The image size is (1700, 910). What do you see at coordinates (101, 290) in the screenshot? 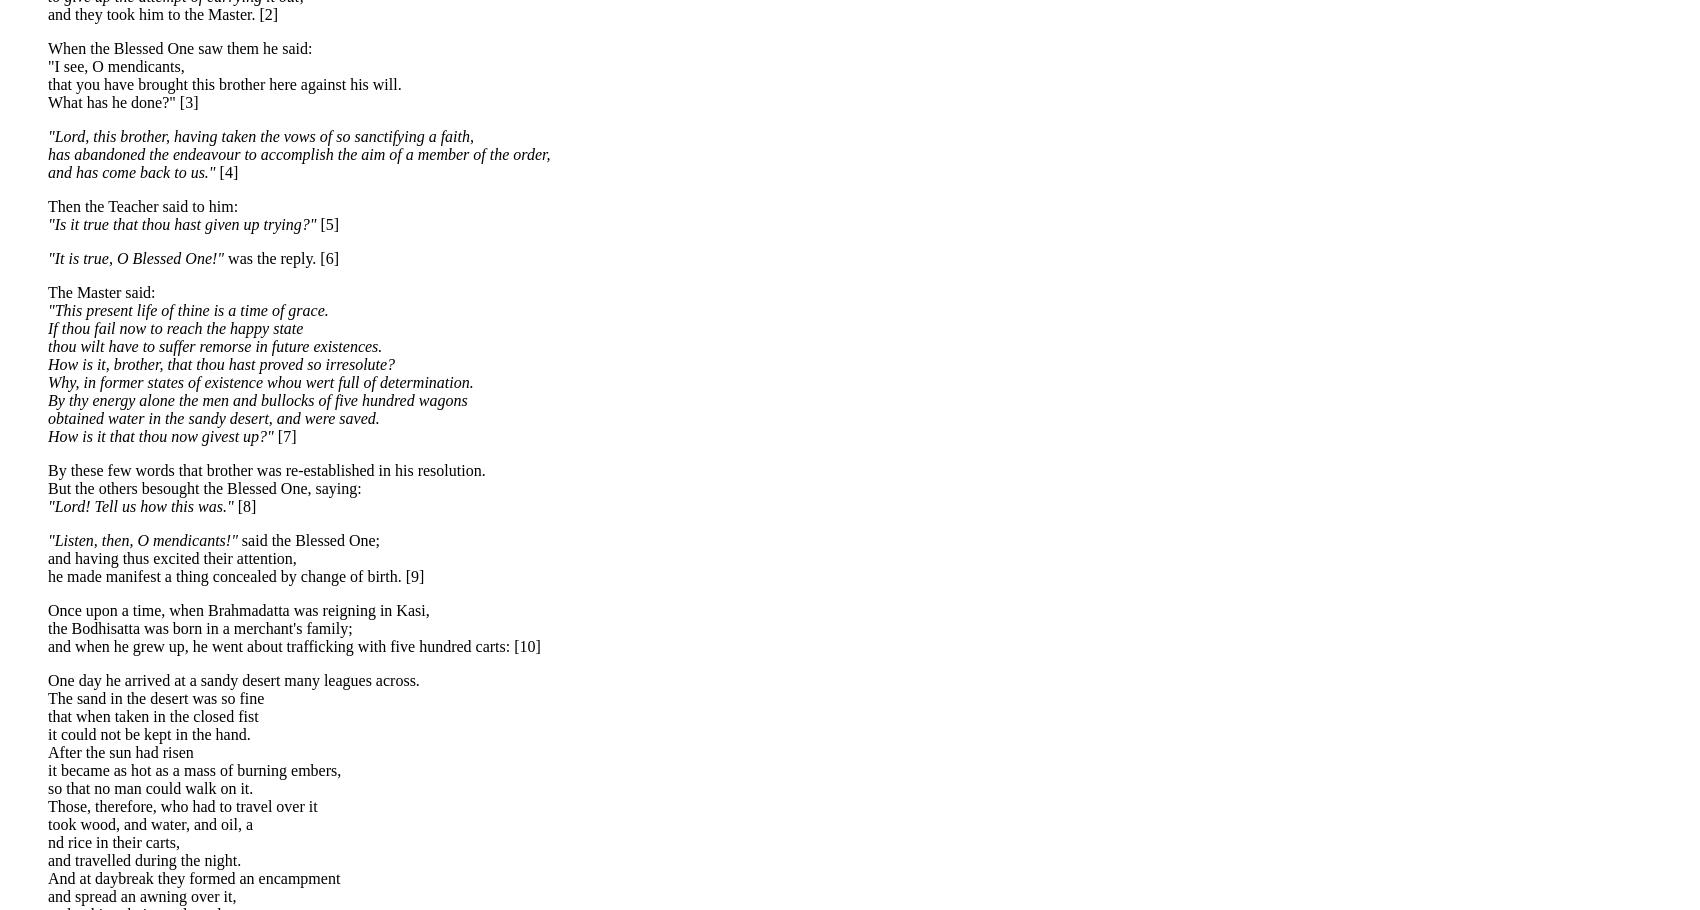
I see `'The Master said:'` at bounding box center [101, 290].